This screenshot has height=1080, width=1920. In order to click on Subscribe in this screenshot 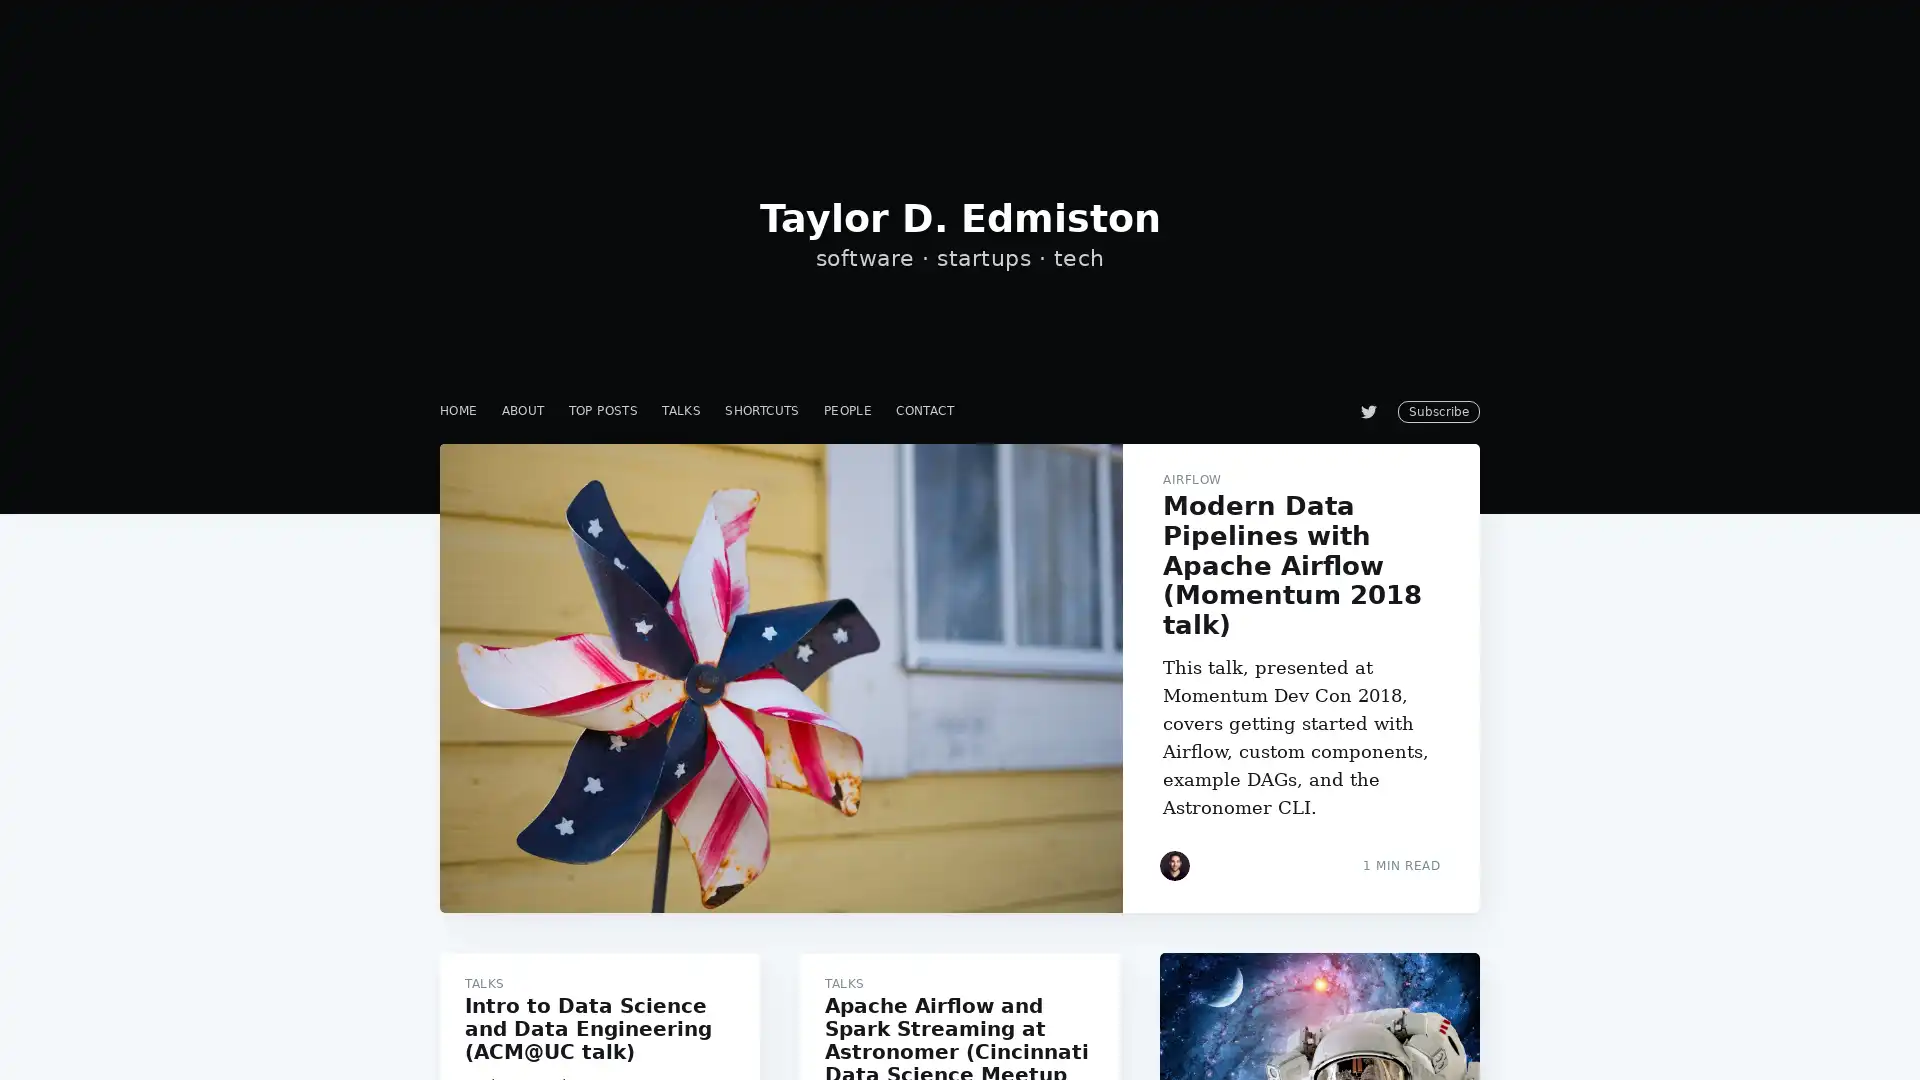, I will do `click(1142, 613)`.